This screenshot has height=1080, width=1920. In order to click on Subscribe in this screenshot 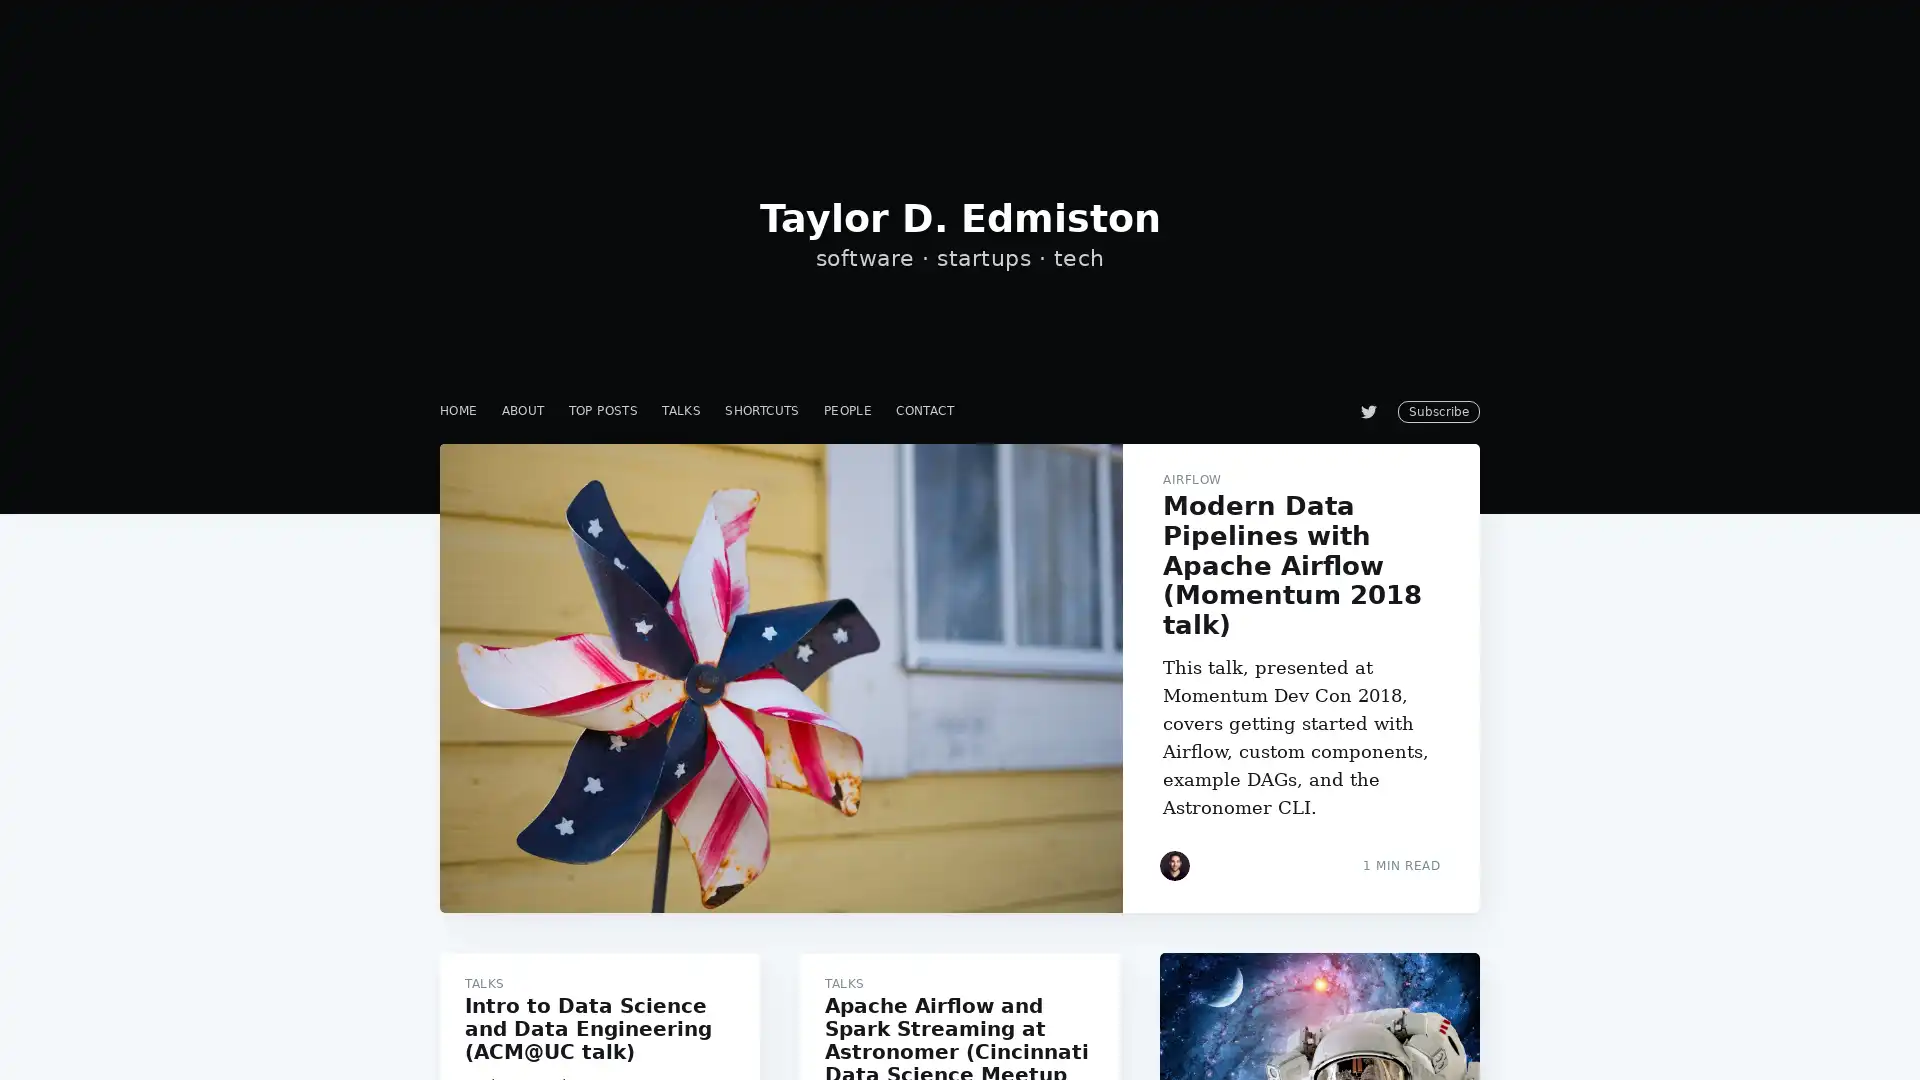, I will do `click(1142, 613)`.